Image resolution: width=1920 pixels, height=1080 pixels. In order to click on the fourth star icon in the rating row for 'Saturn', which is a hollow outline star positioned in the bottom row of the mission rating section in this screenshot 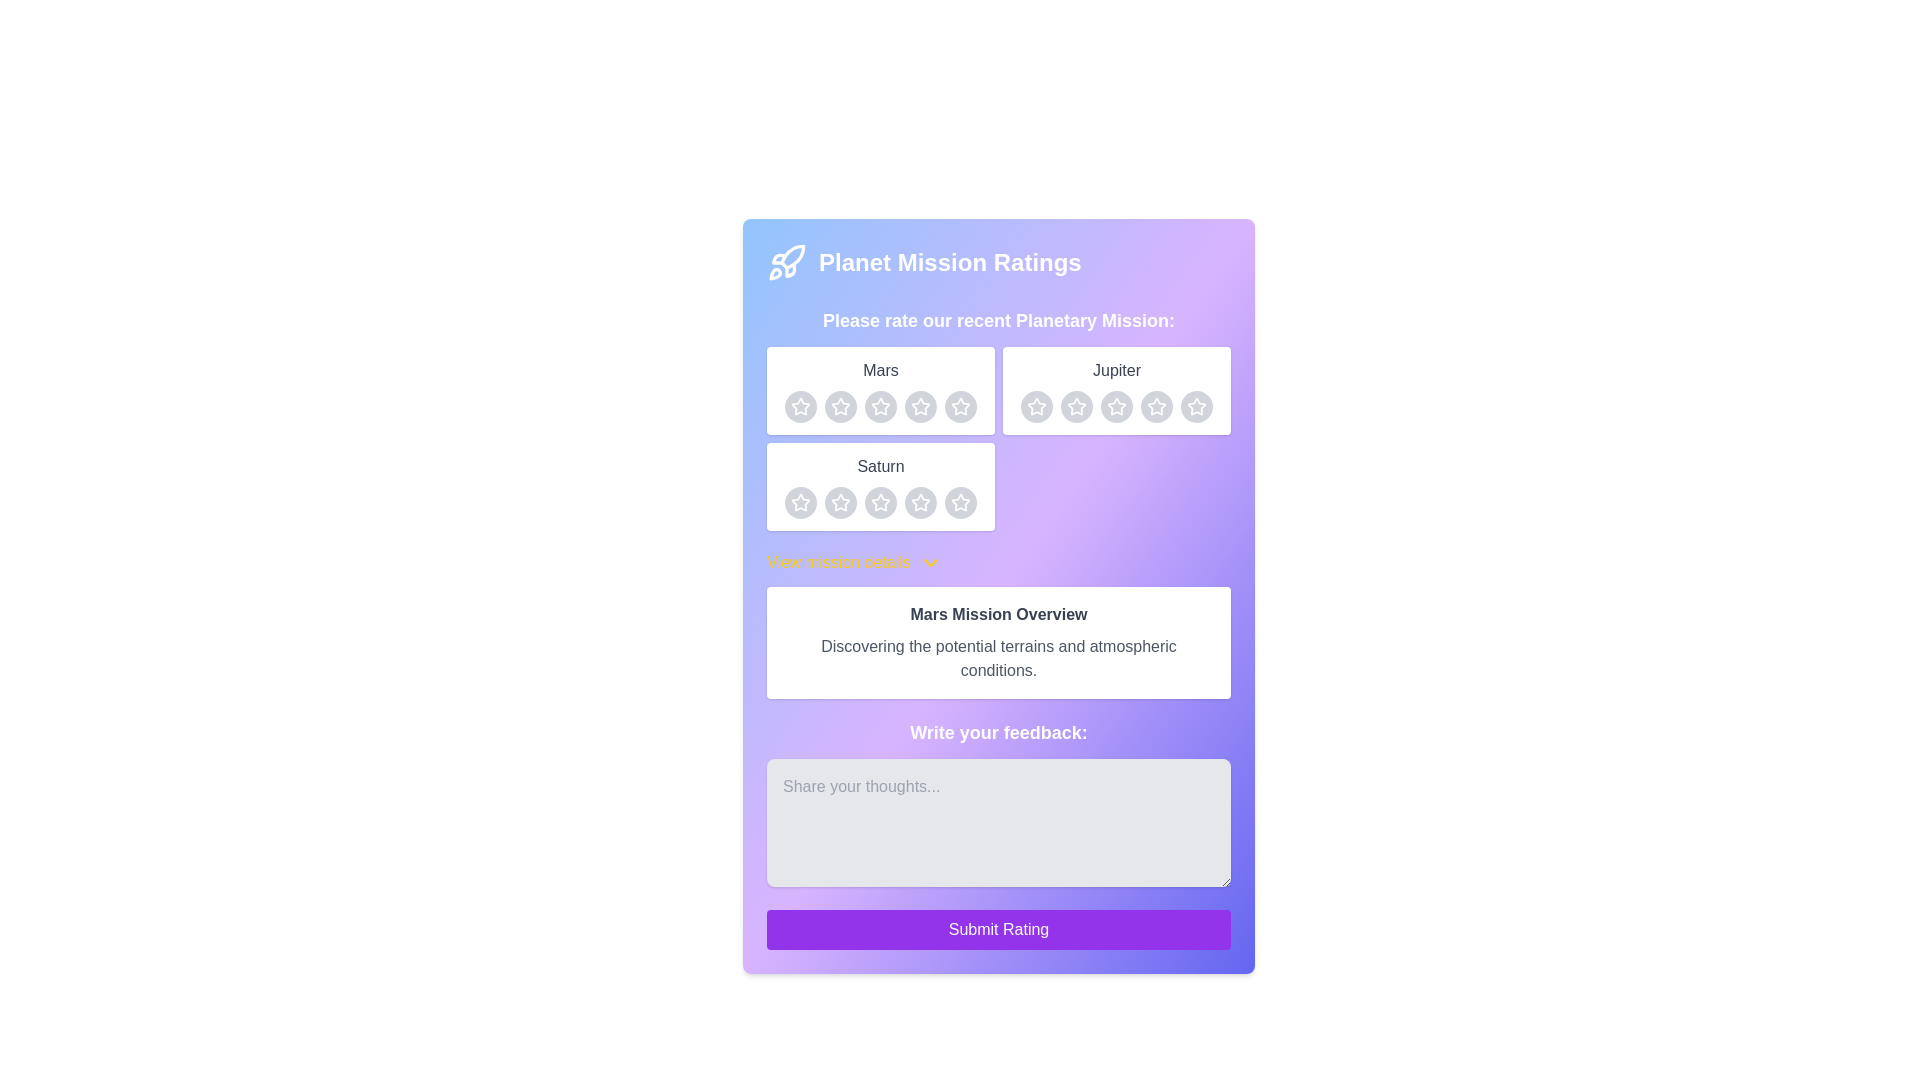, I will do `click(880, 501)`.